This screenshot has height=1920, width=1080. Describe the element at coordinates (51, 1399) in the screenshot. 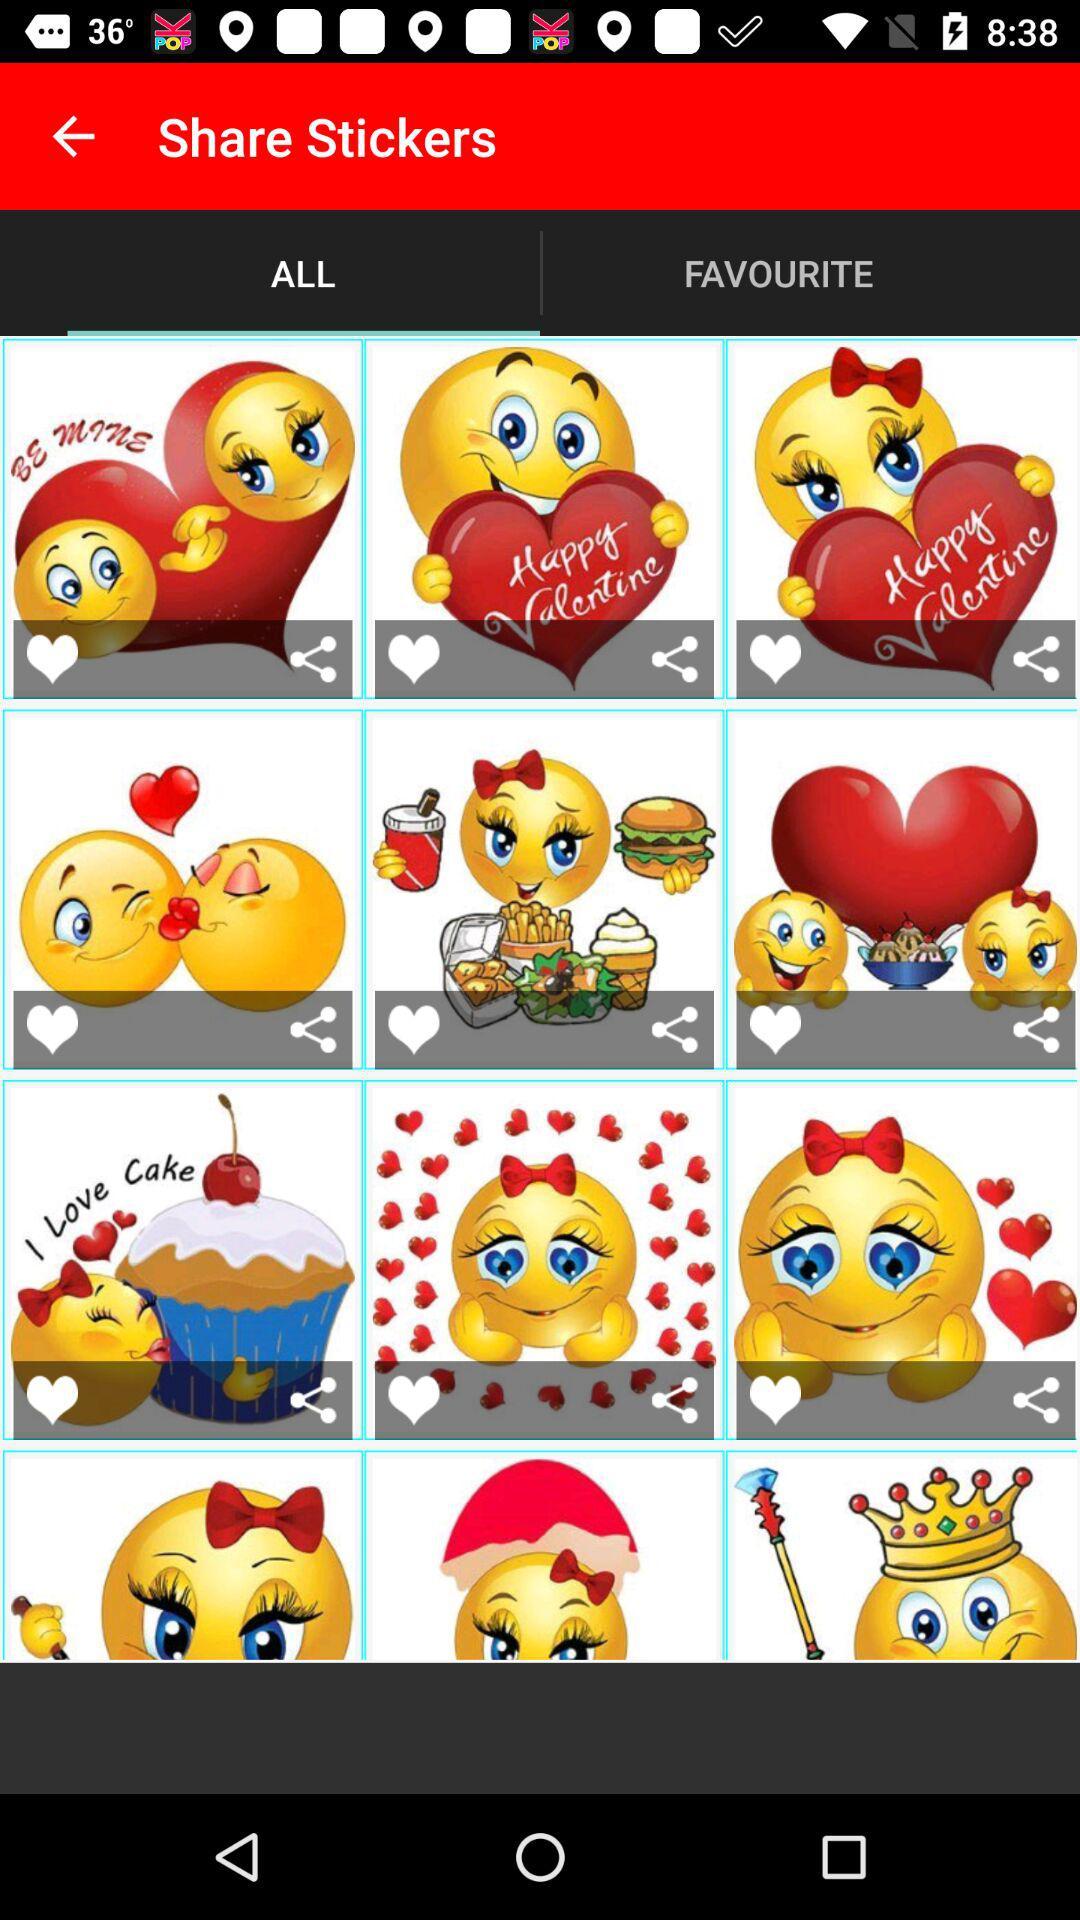

I see `like image` at that location.